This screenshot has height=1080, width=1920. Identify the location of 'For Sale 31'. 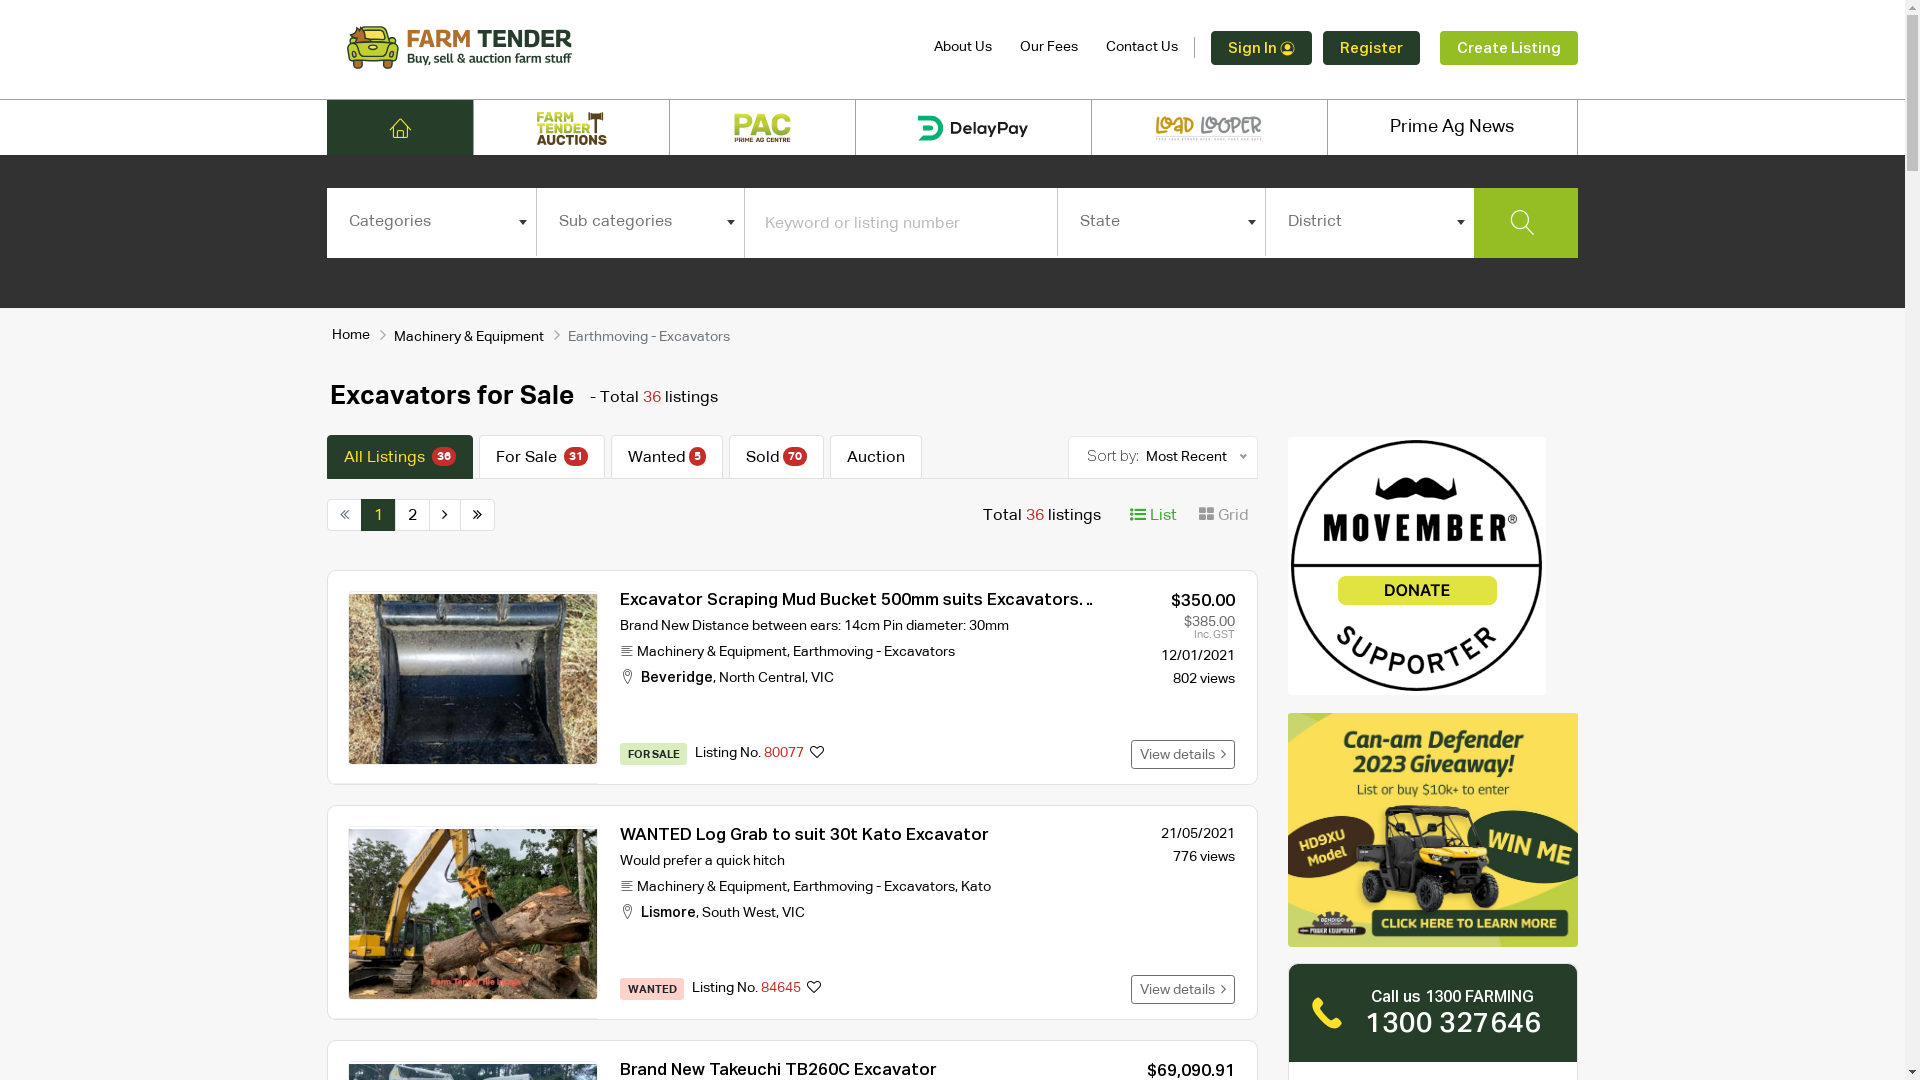
(542, 456).